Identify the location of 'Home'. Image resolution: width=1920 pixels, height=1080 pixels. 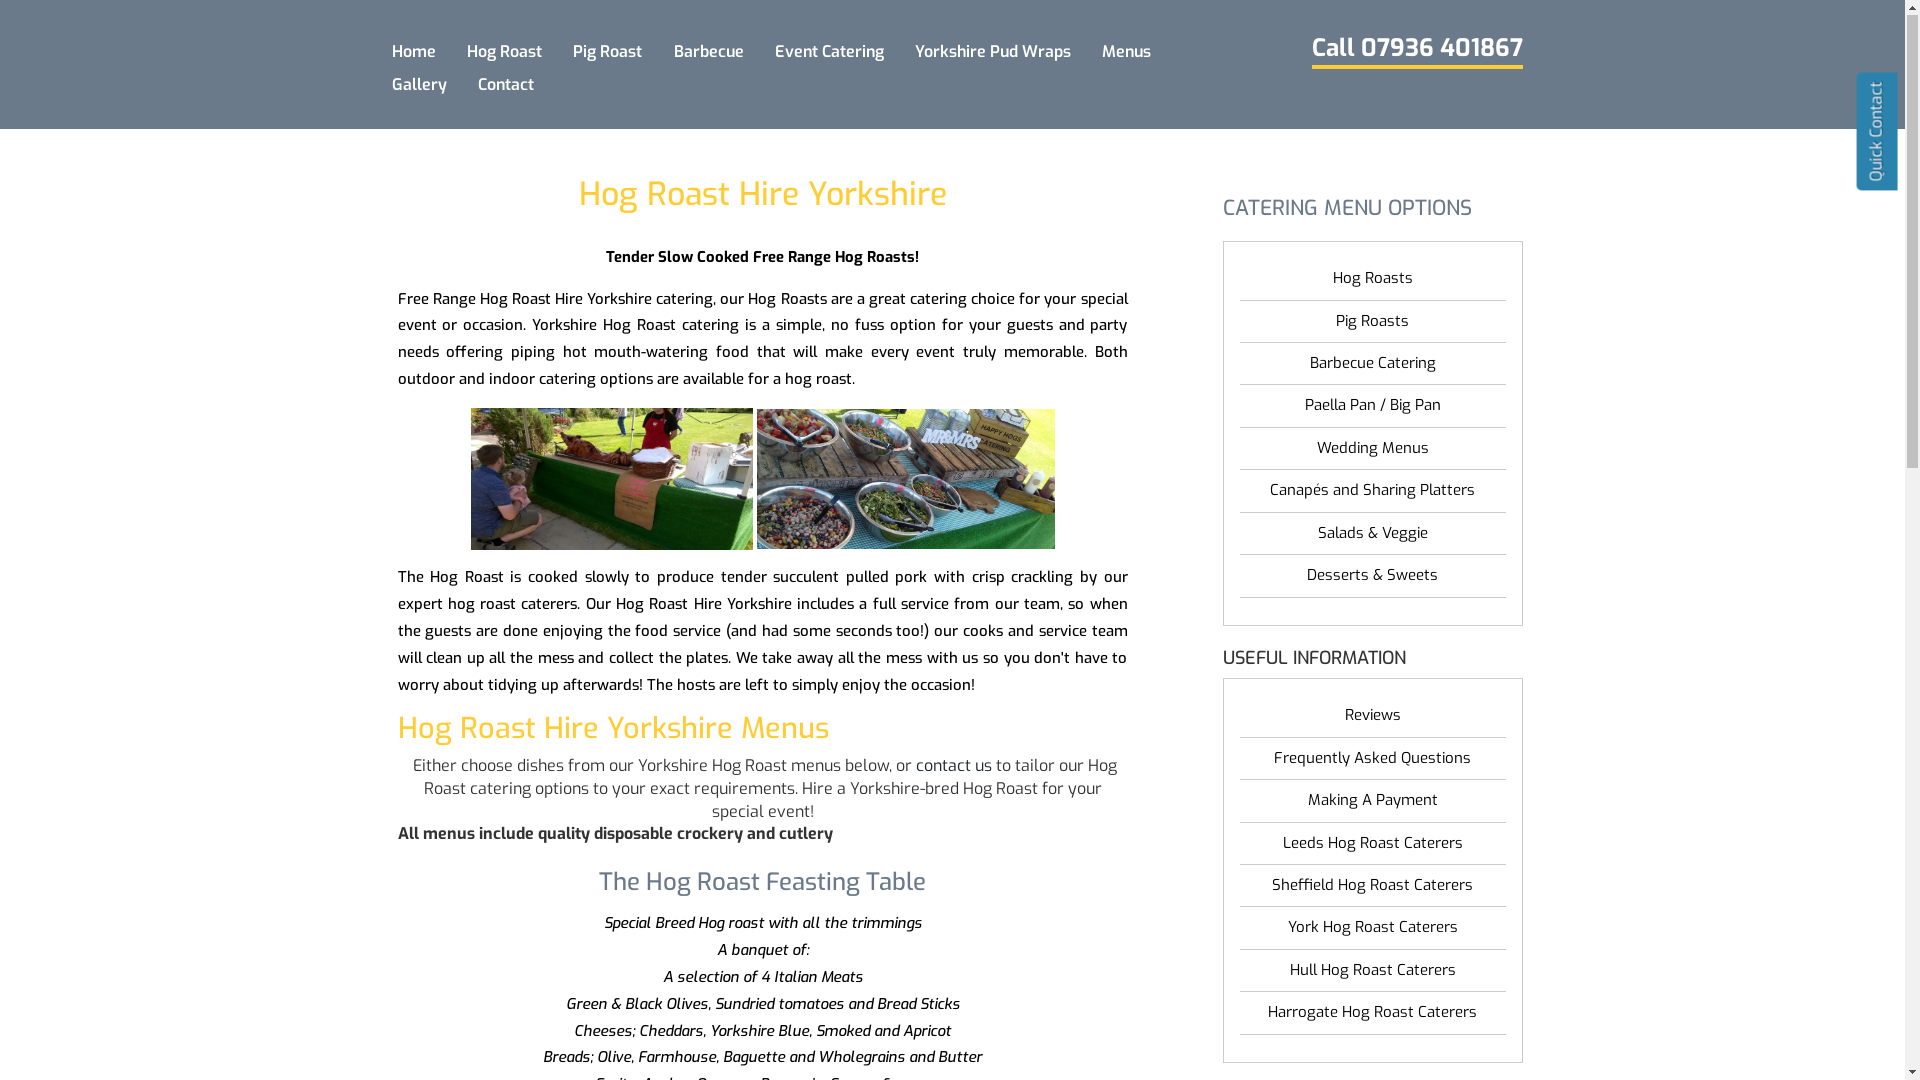
(412, 51).